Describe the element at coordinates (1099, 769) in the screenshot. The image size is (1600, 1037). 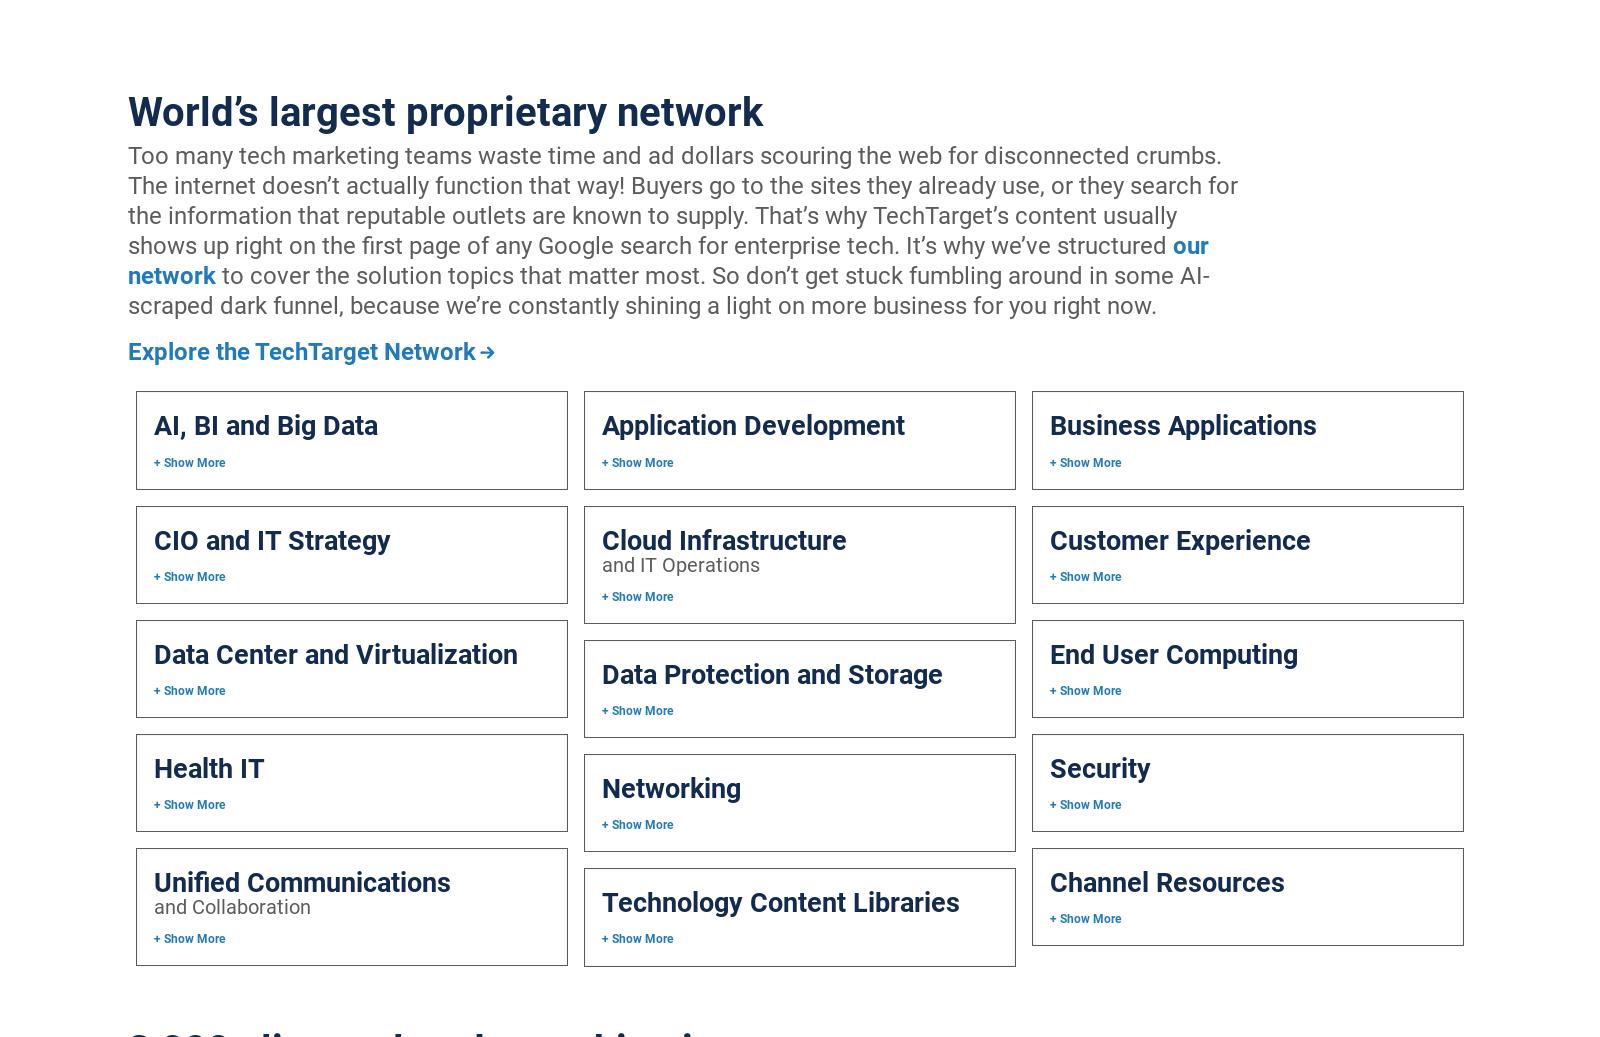
I see `'Security'` at that location.